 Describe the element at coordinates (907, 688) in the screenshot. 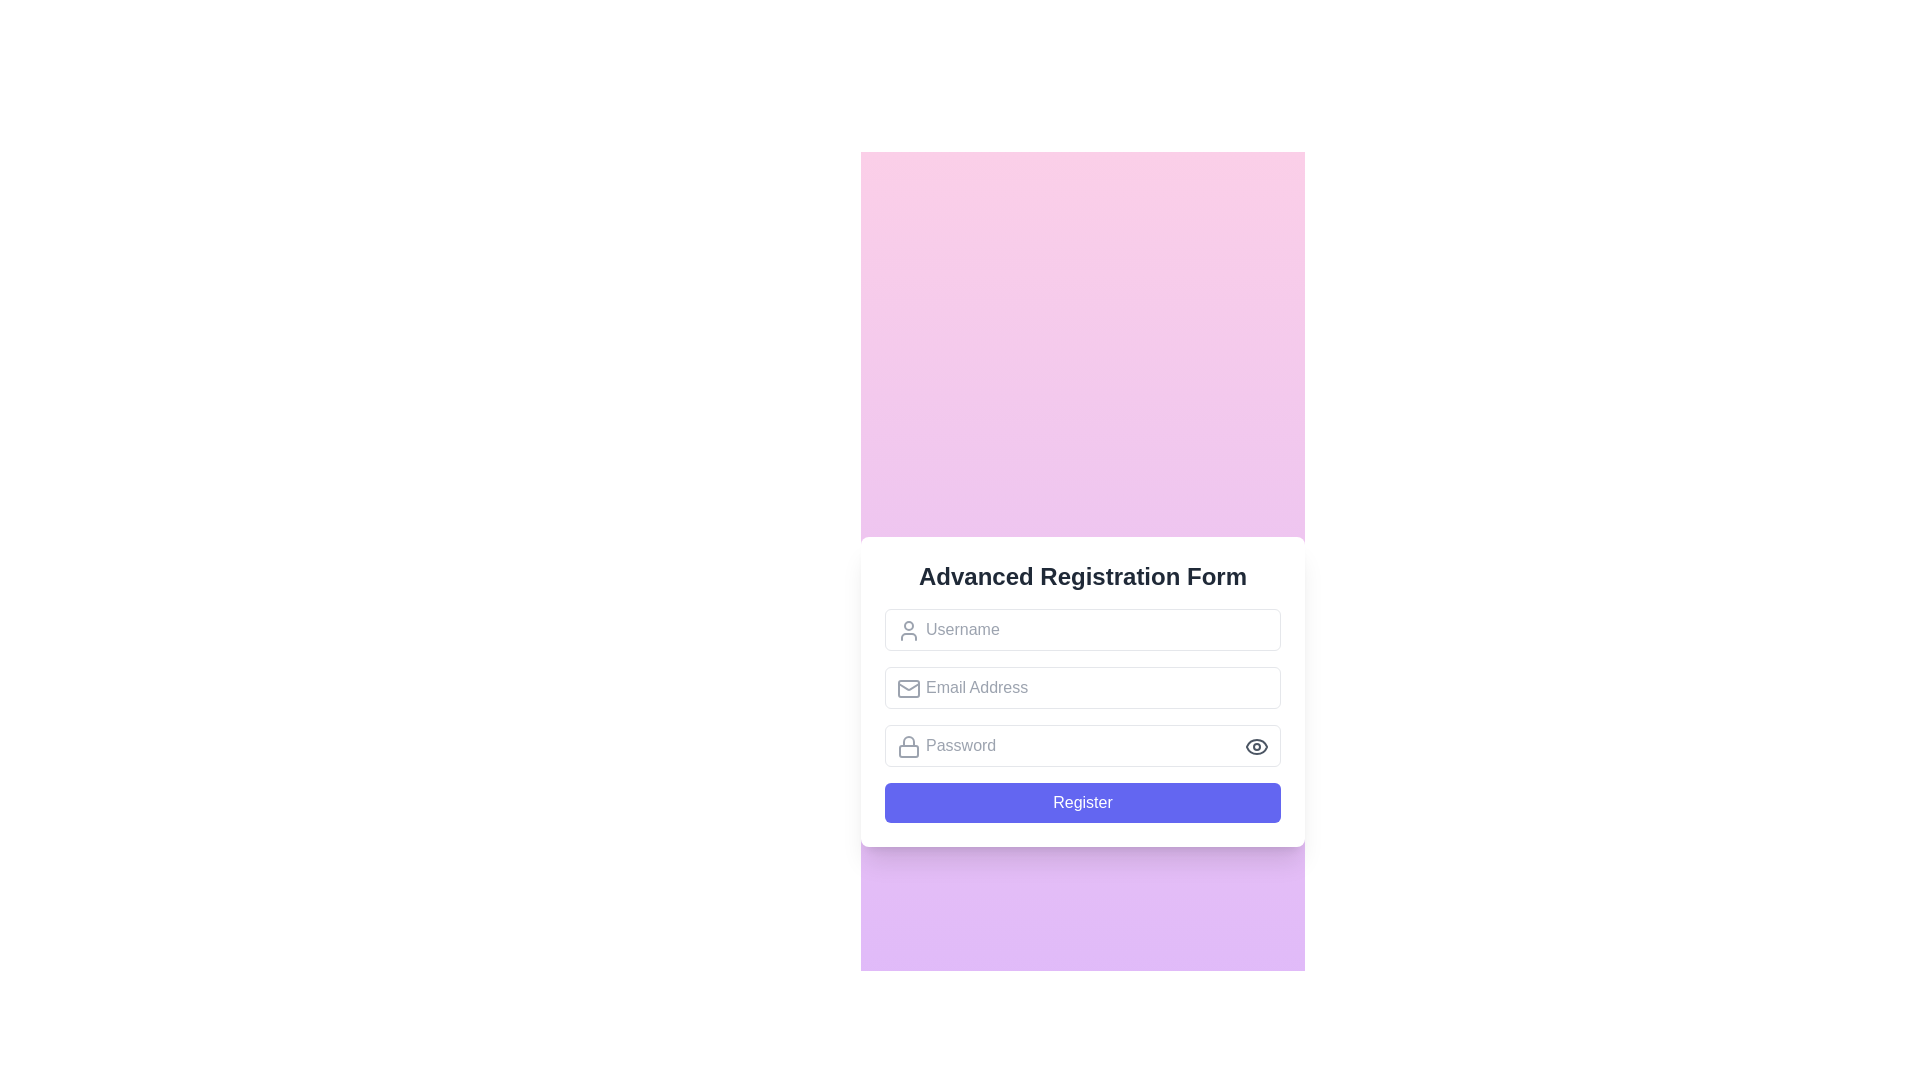

I see `the mail icon, which is a gray outlined envelope shape located to the left of the 'Email Address' input field` at that location.